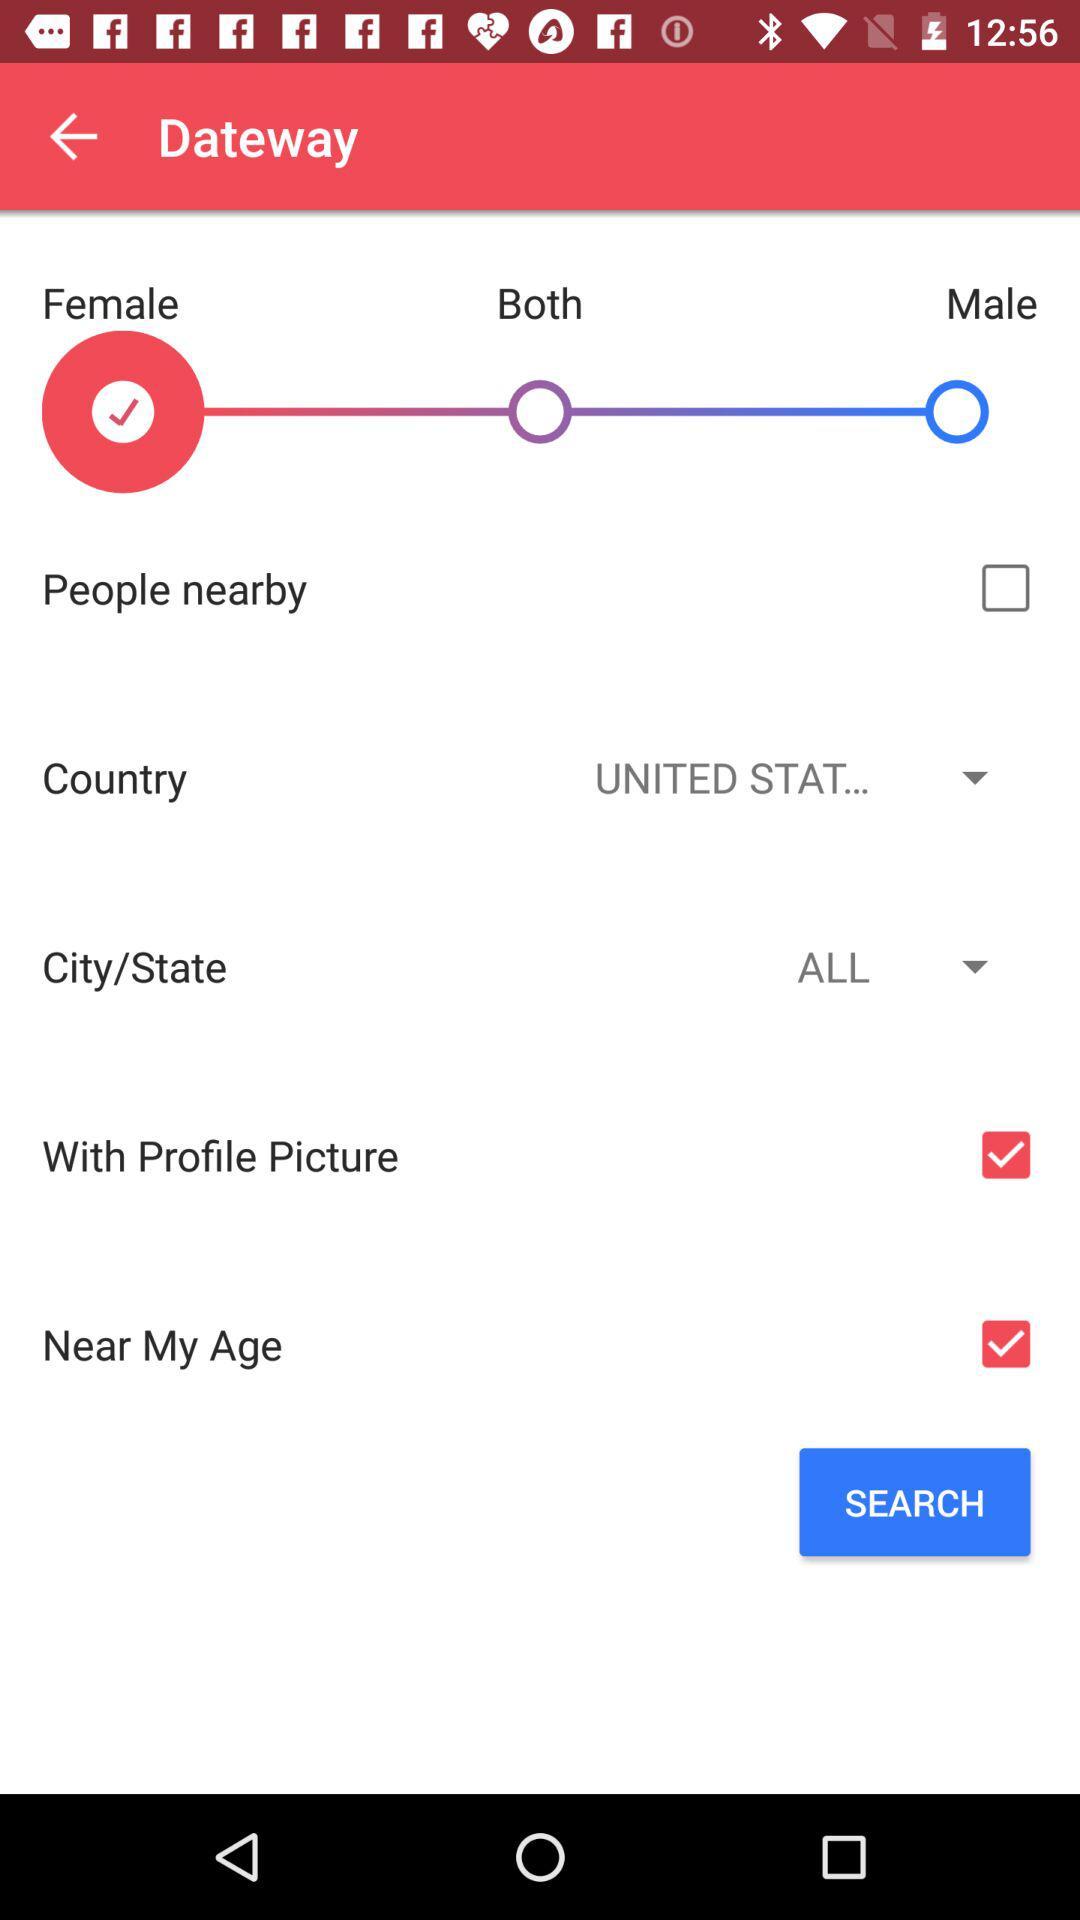  I want to click on check near my age, so click(1005, 1344).